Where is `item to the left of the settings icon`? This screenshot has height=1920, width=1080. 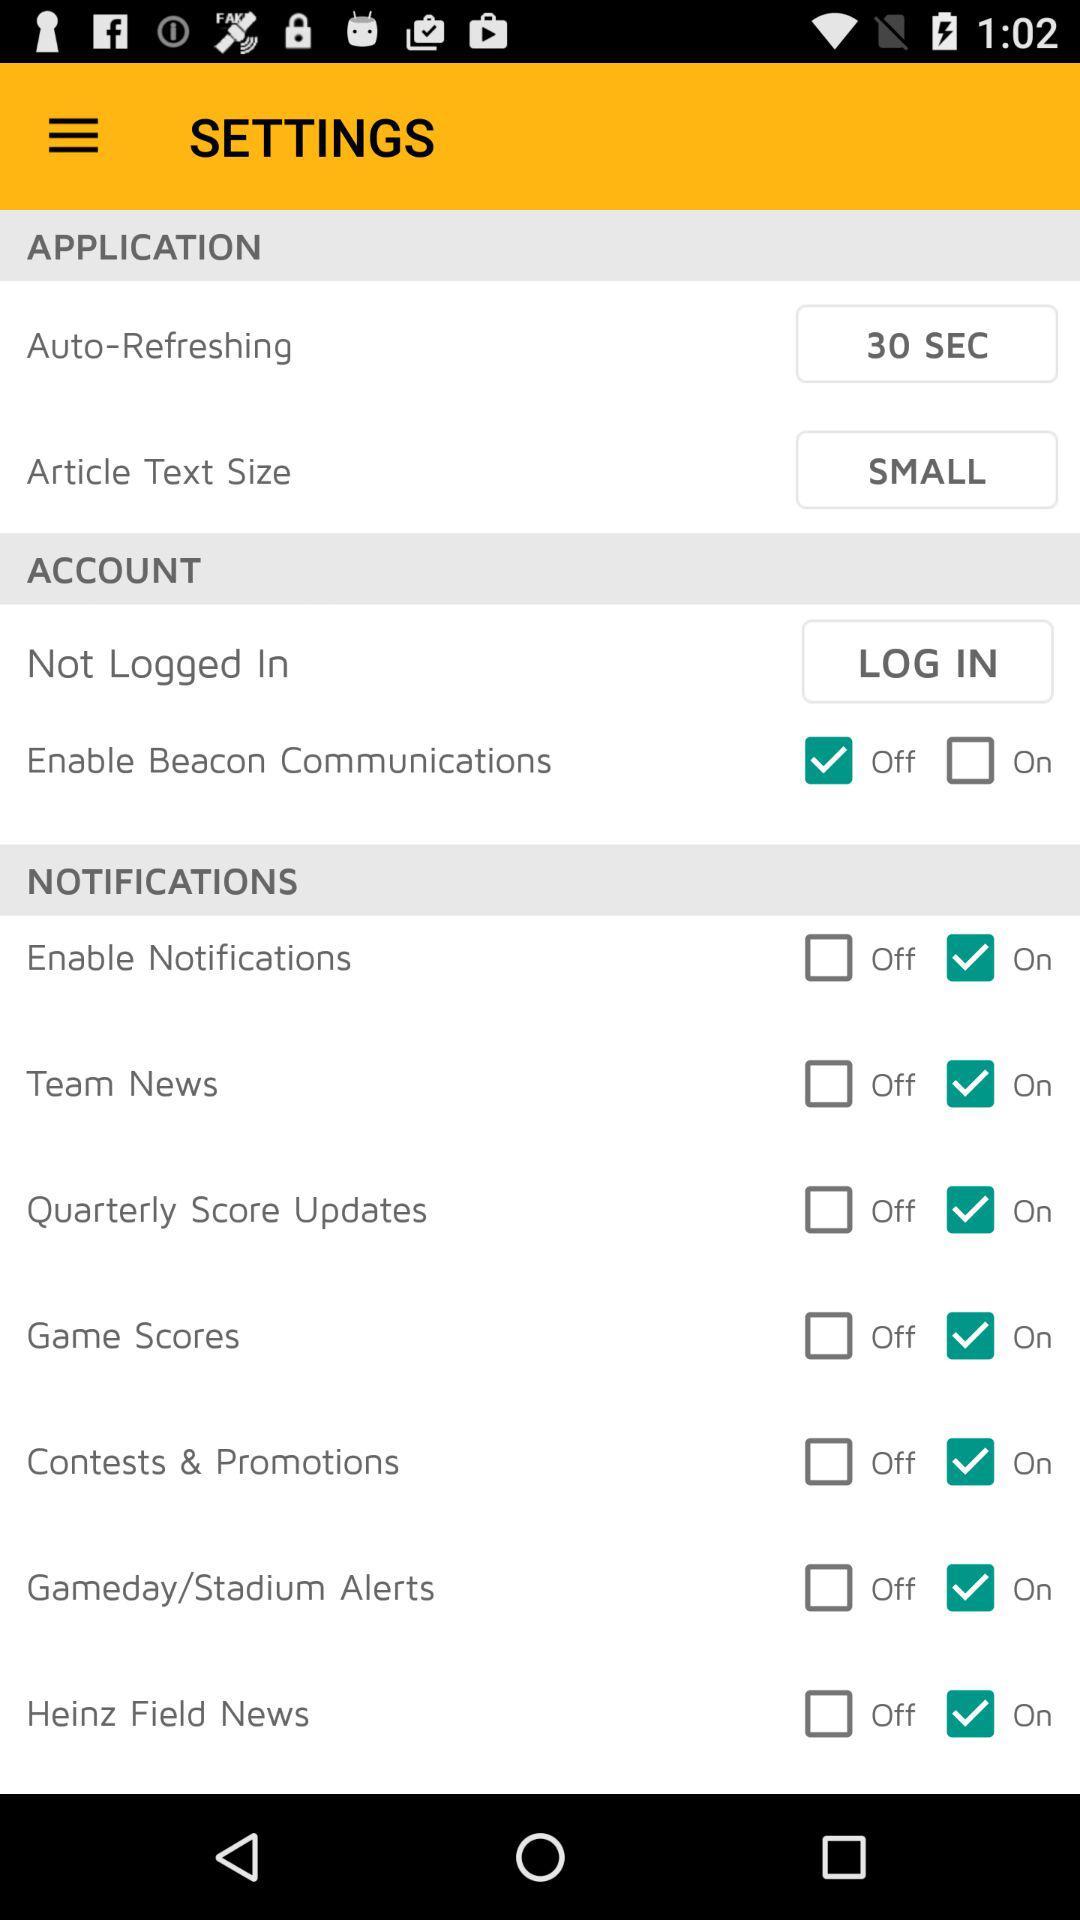 item to the left of the settings icon is located at coordinates (72, 135).